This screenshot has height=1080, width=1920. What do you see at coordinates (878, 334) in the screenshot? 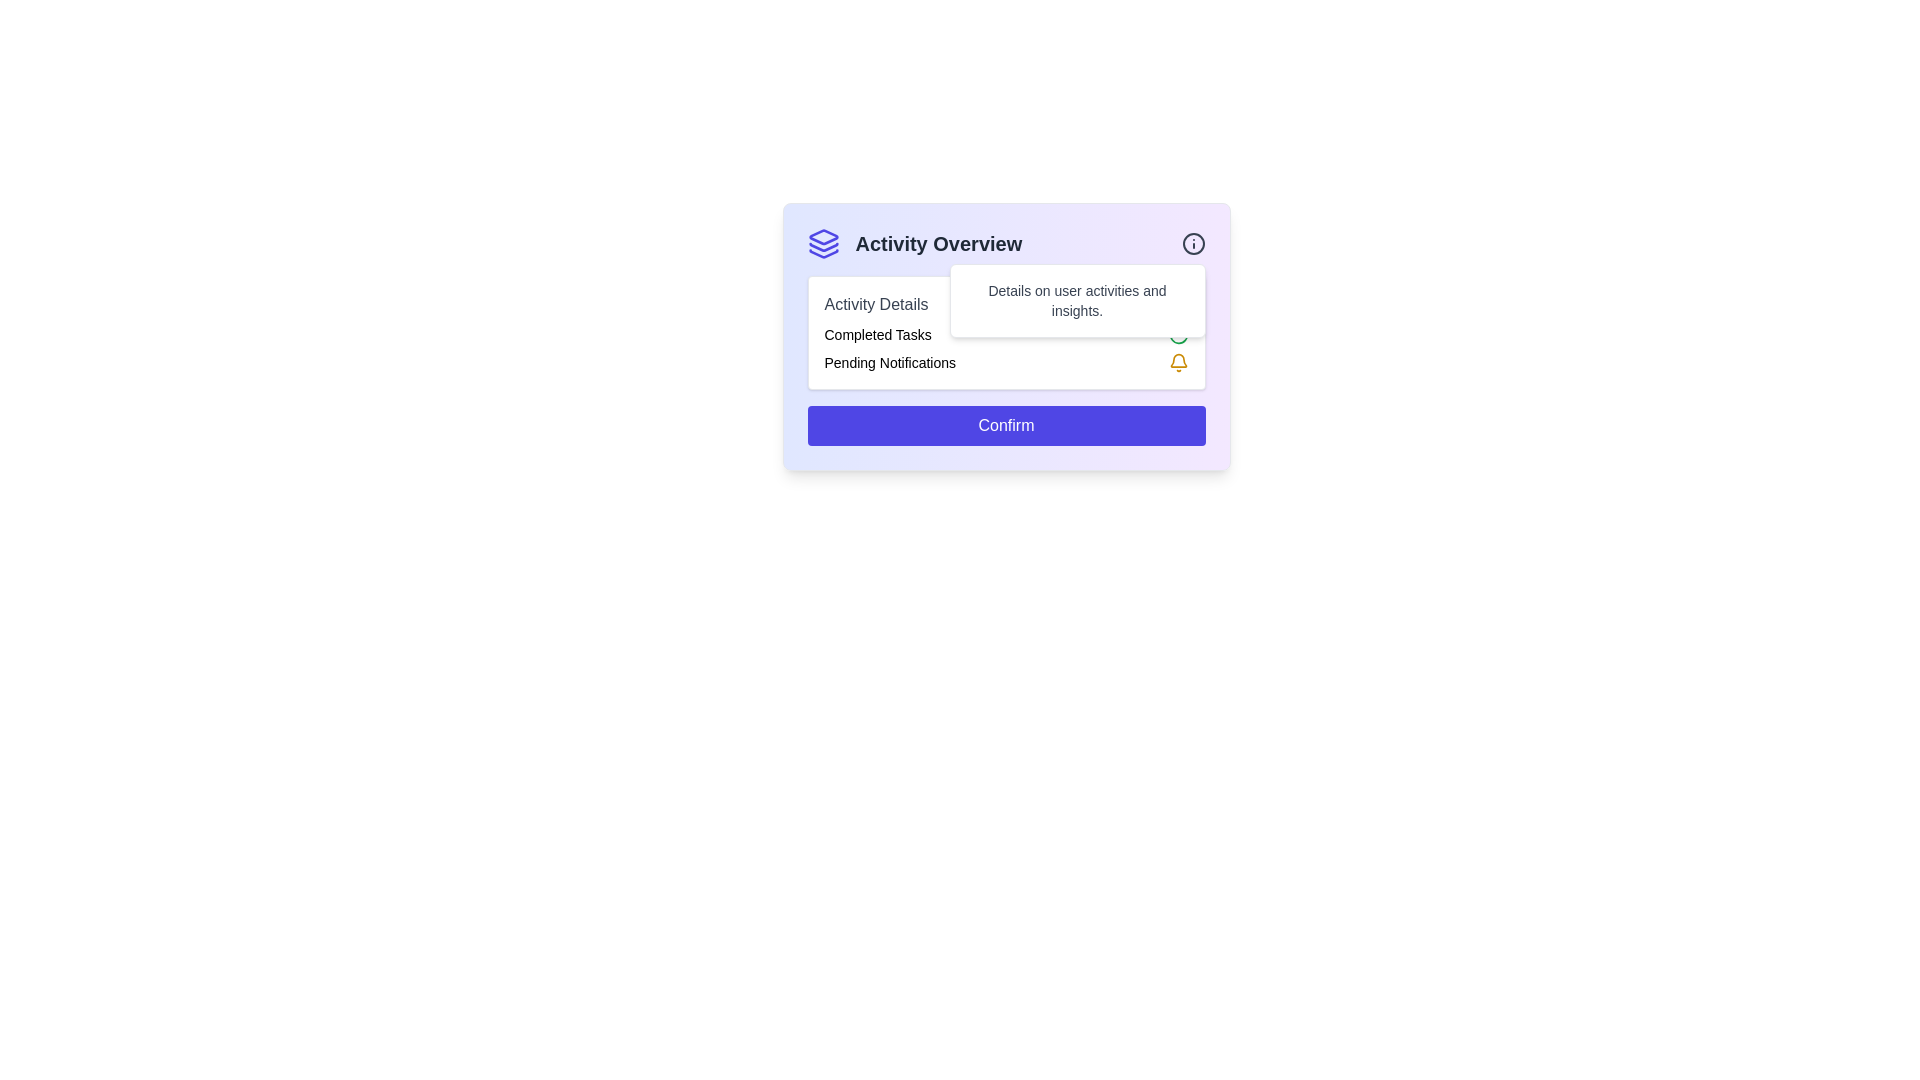
I see `the 'Completed Tasks' text label, which is the second entry under the 'Activity Details' section in the 'Activity Overview' card` at bounding box center [878, 334].